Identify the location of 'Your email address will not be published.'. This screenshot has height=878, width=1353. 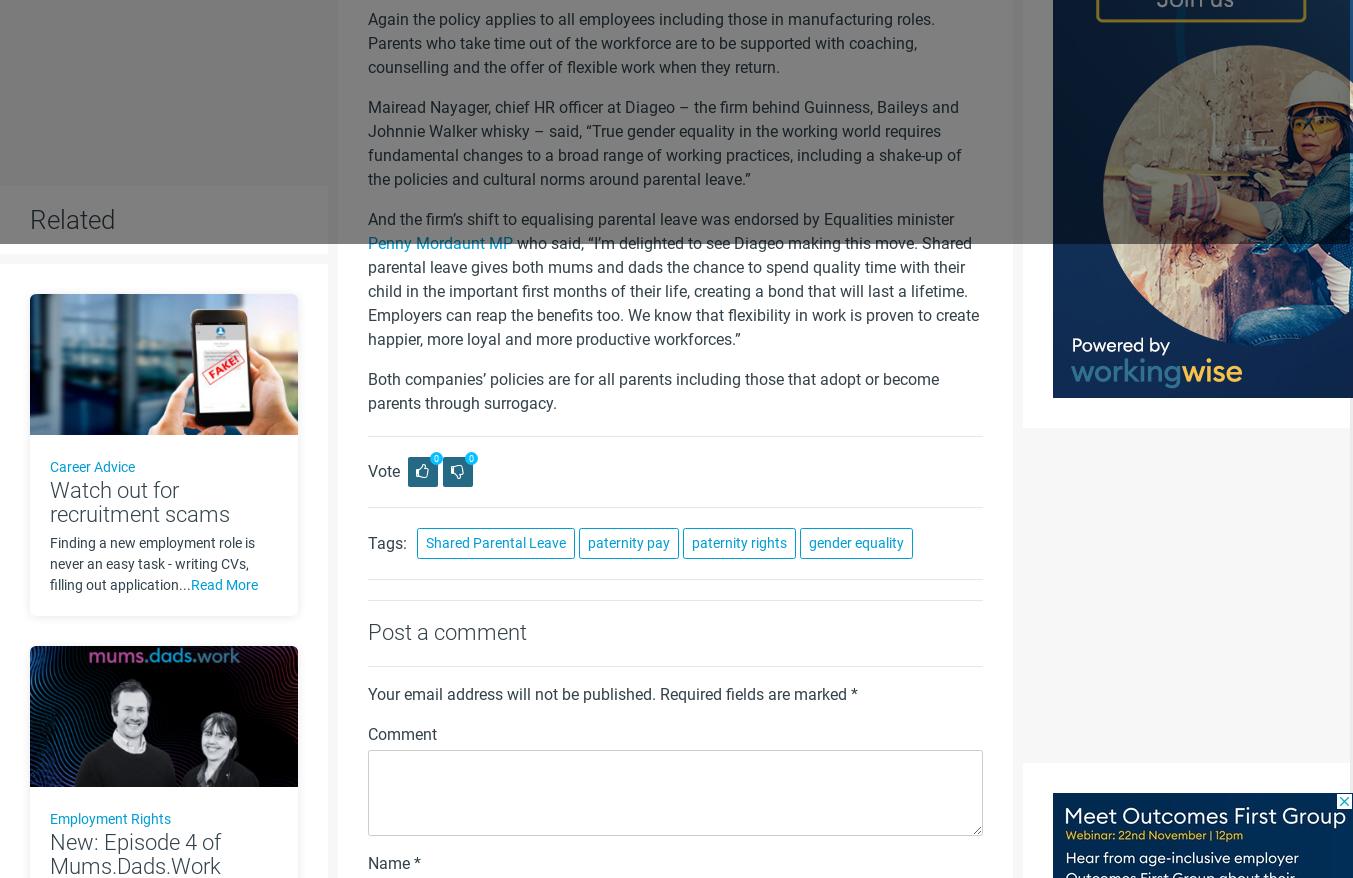
(510, 693).